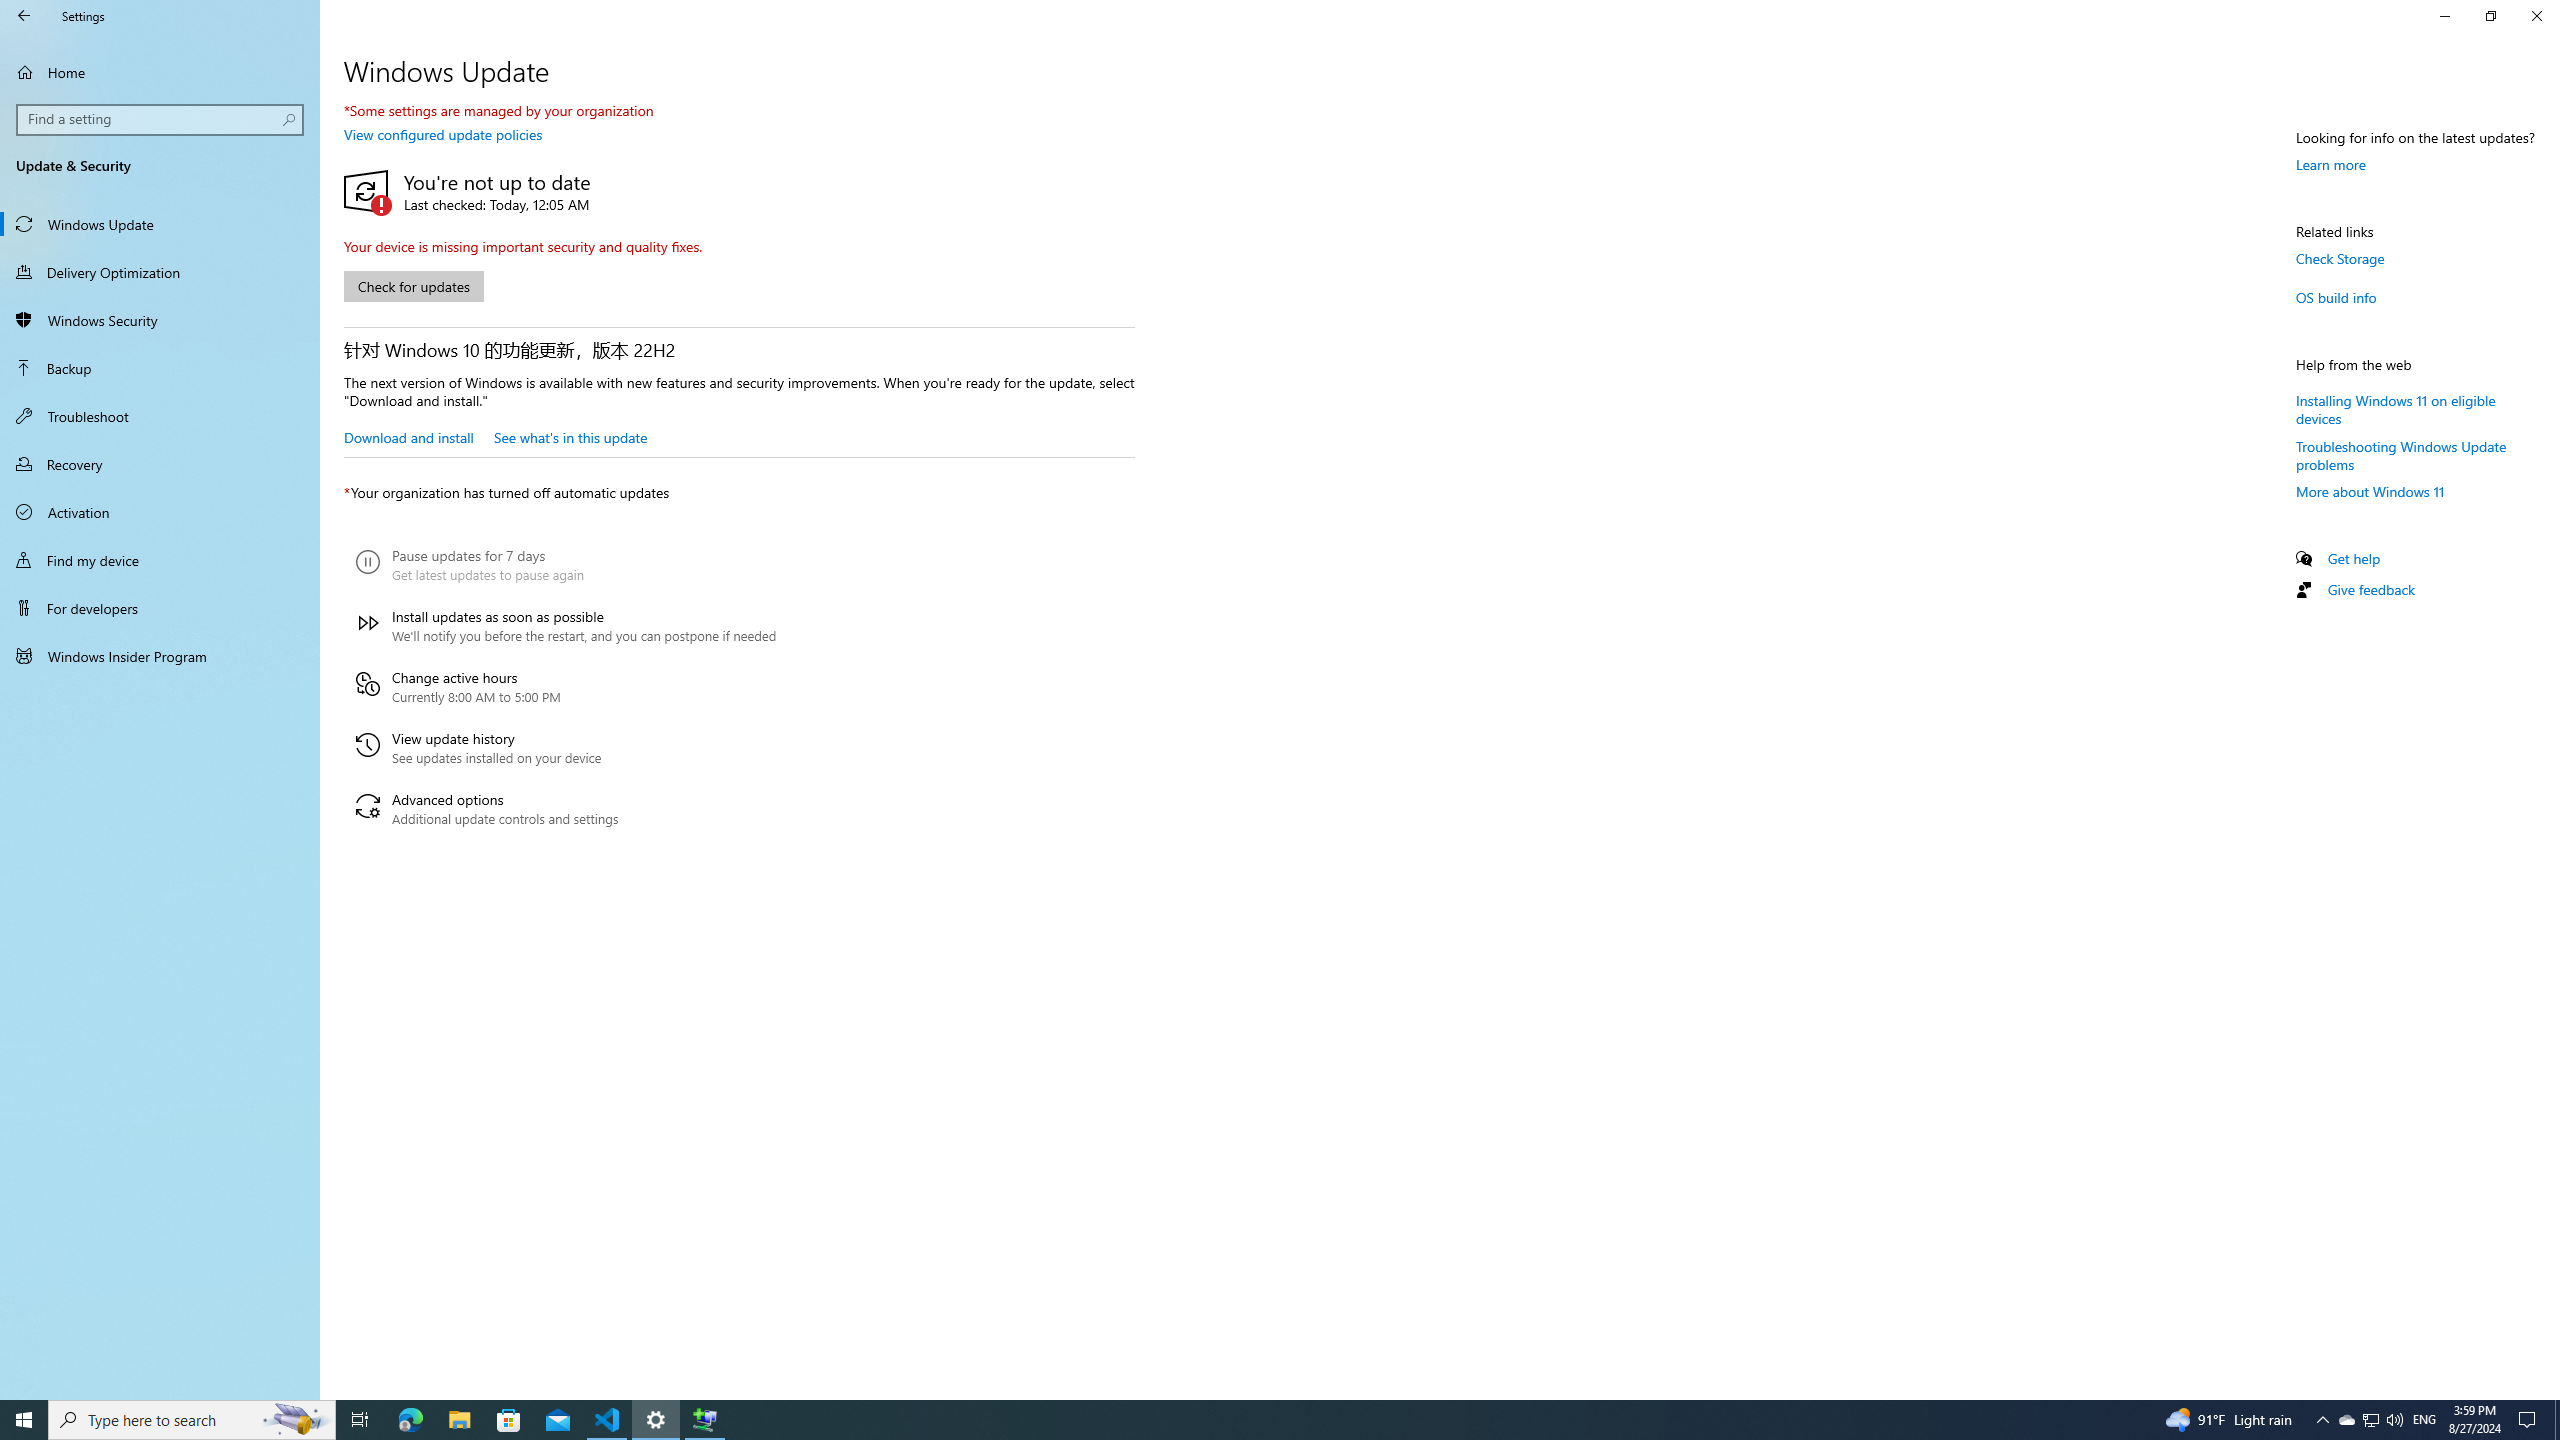 The height and width of the screenshot is (1440, 2560). I want to click on 'Check for updates', so click(412, 286).